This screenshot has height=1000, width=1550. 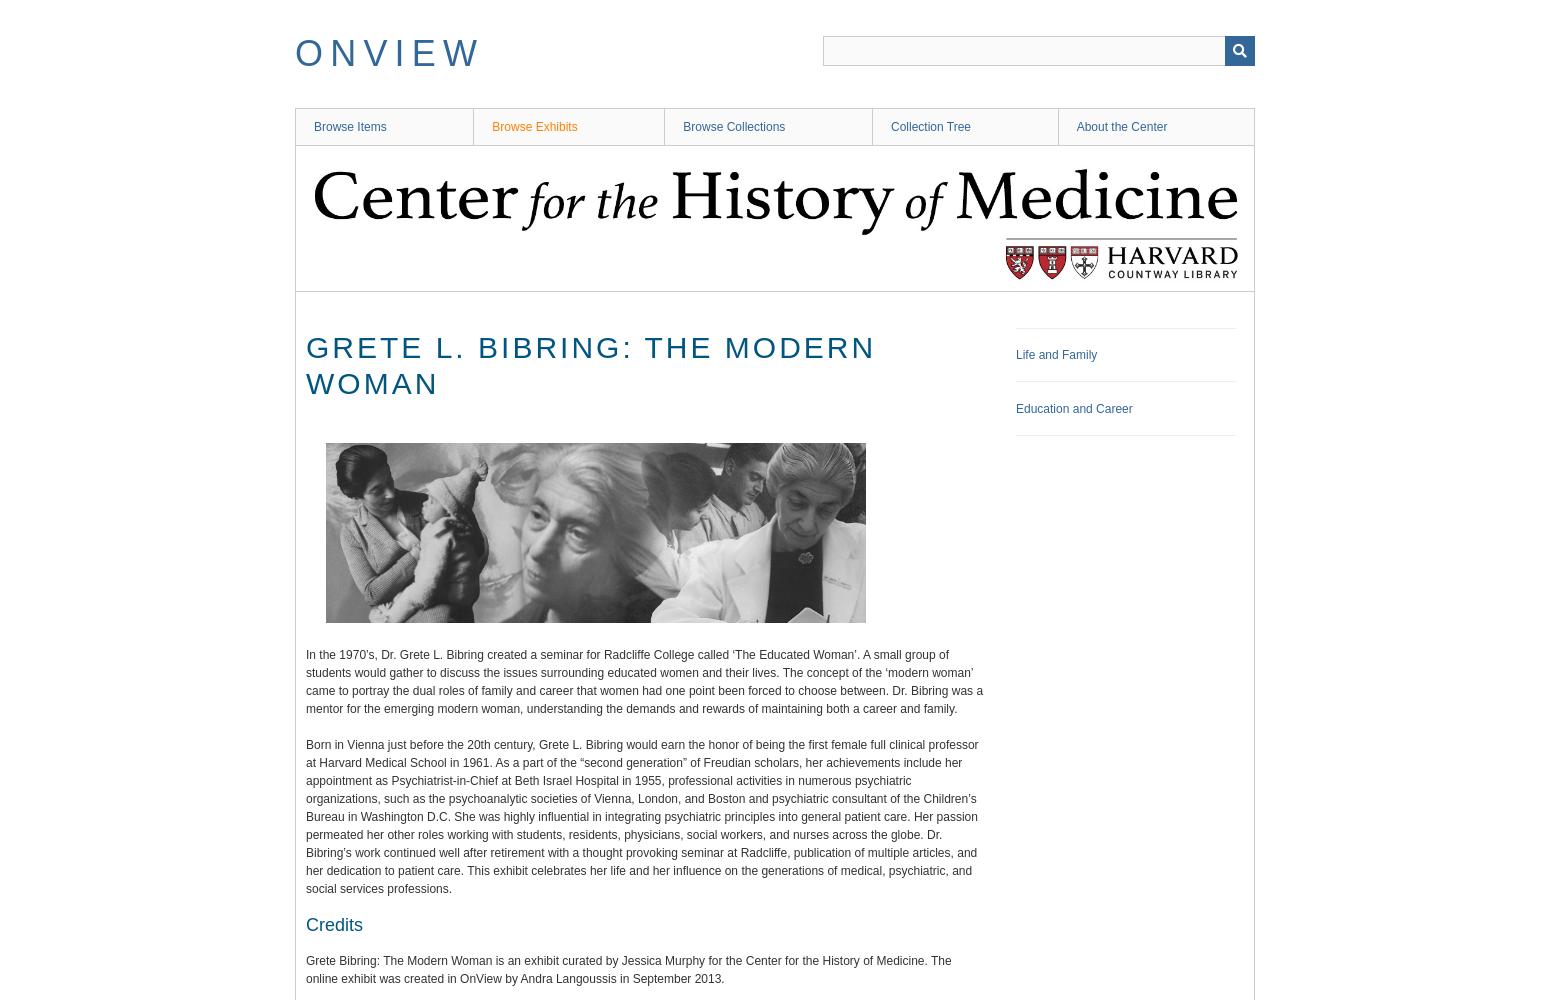 I want to click on 'In the 1970’s, Dr. Grete L. Bibring created a seminar for Radcliffe College called ‘The Educated Woman’. A small group of students would gather to discuss the issues surrounding educated women and their lives. The concept of the ‘modern woman’ came to portray the dual roles of family and career that women had one point been forced to choose between. Dr. Bibring was a mentor for the emerging modern woman, understanding the demands and rewards of maintaining both a career and family.', so click(x=643, y=682).